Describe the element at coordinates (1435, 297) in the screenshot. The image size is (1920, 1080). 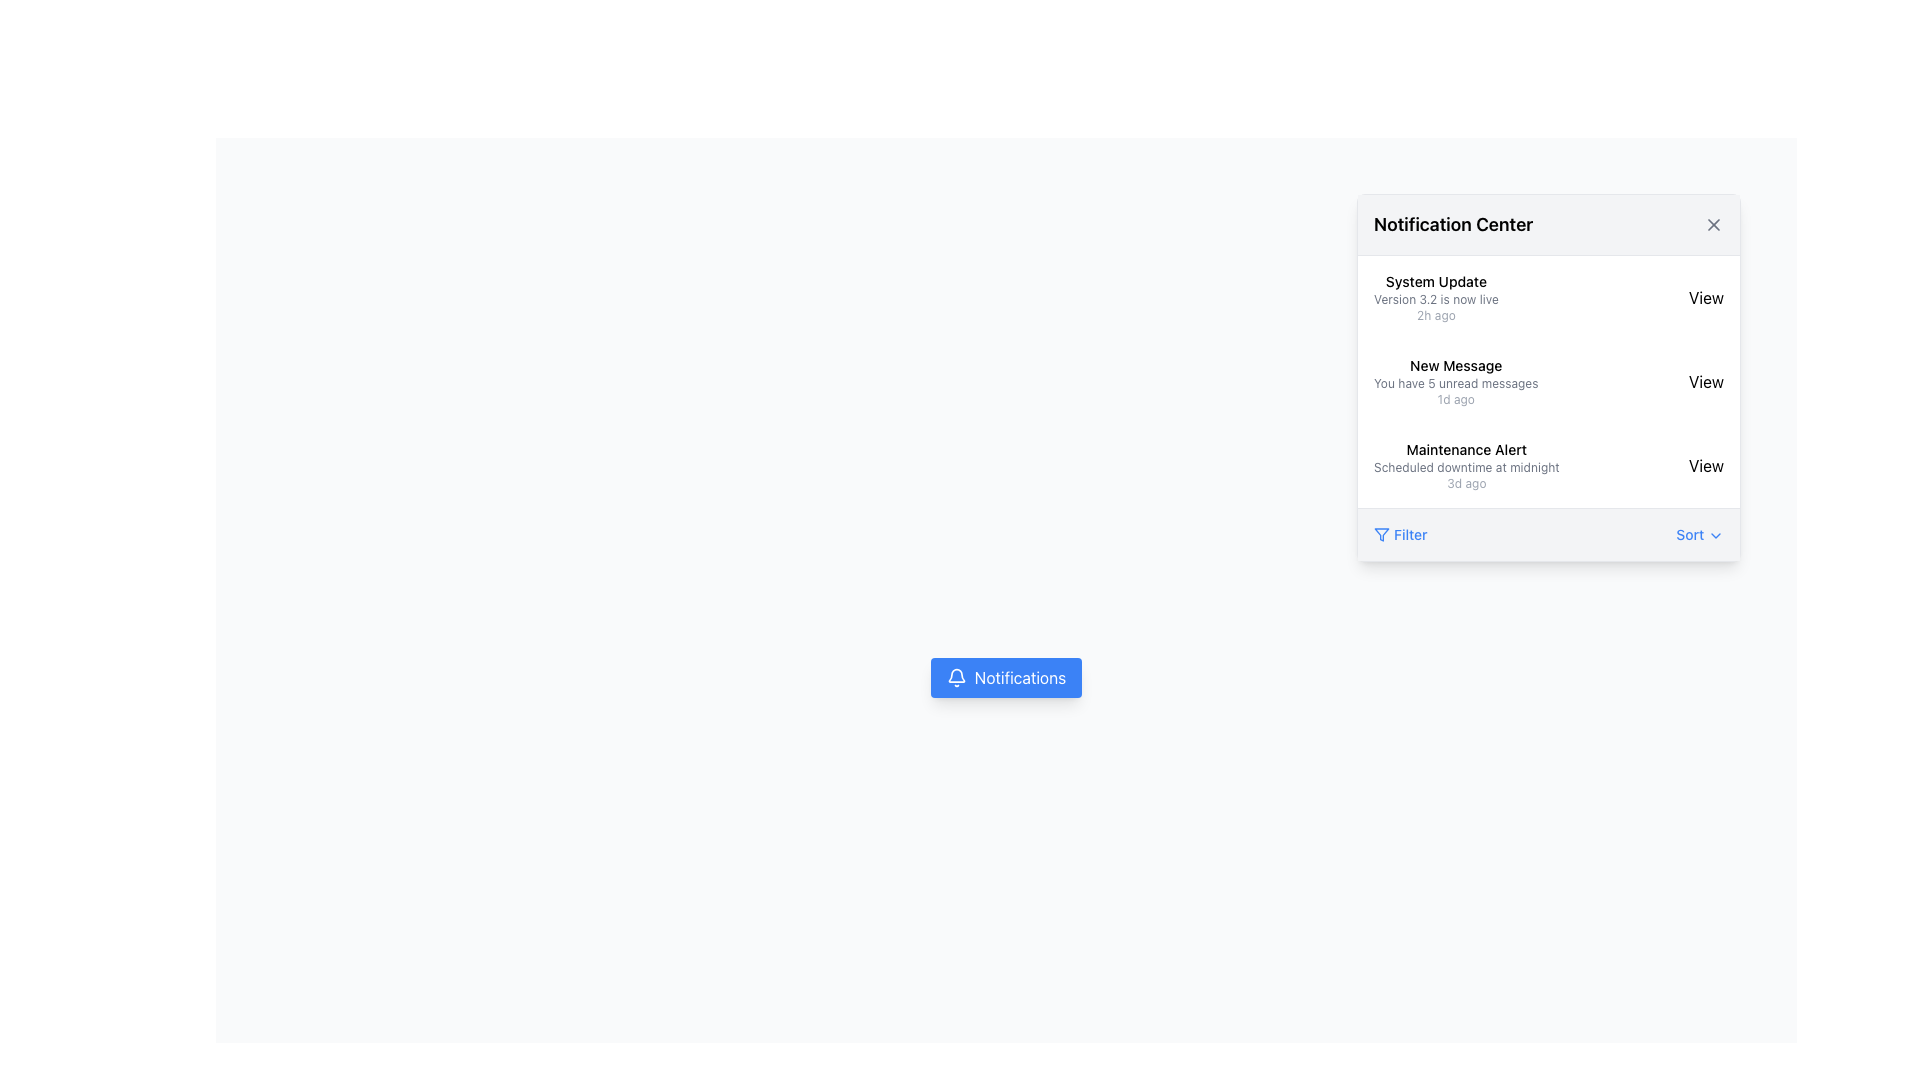
I see `the styled text component displaying 'System Update' in the 'Notification Center' dialog, which is the topmost notification in the list` at that location.